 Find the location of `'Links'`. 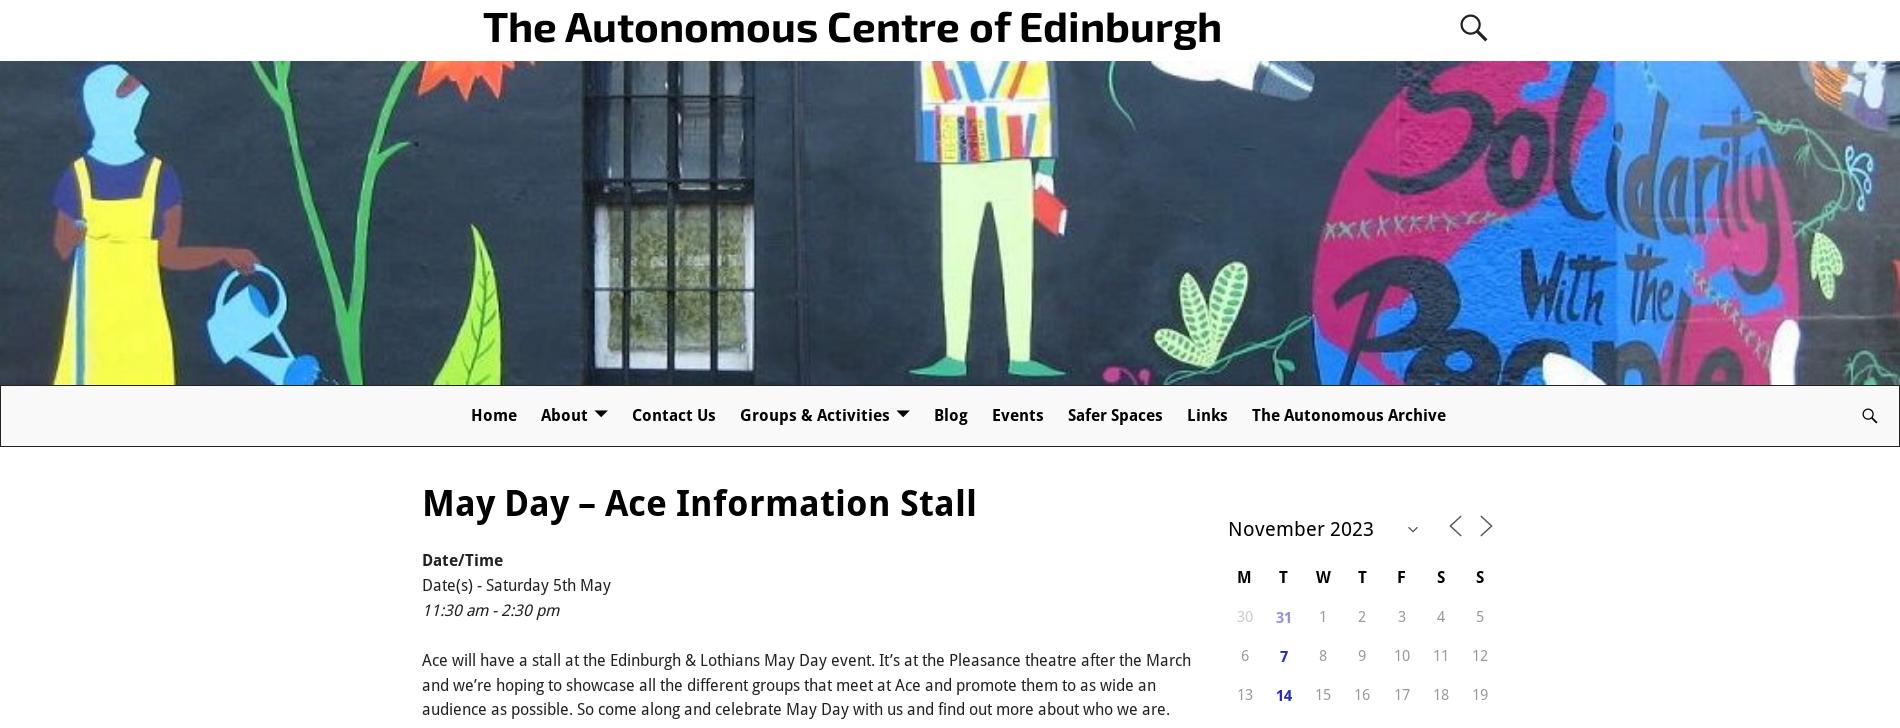

'Links' is located at coordinates (1205, 415).